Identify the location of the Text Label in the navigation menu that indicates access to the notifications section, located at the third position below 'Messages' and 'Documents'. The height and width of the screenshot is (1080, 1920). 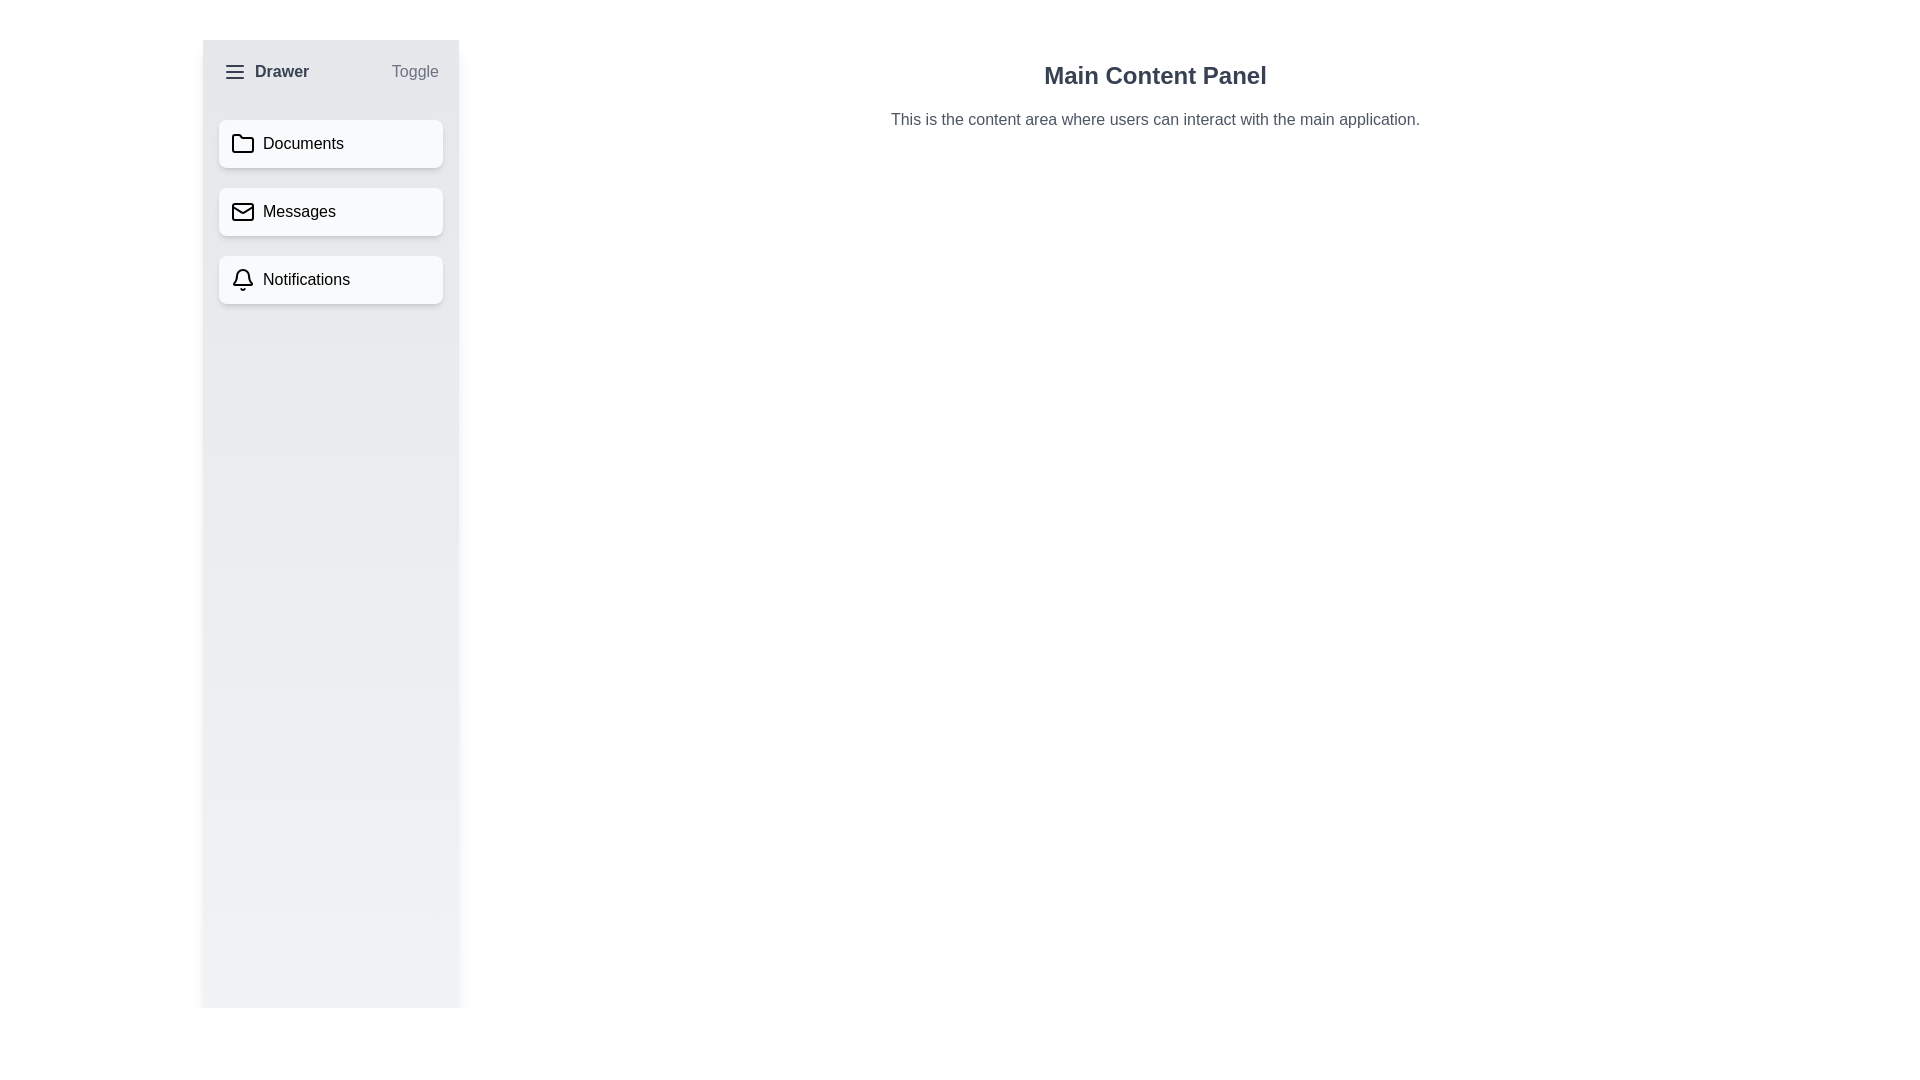
(305, 280).